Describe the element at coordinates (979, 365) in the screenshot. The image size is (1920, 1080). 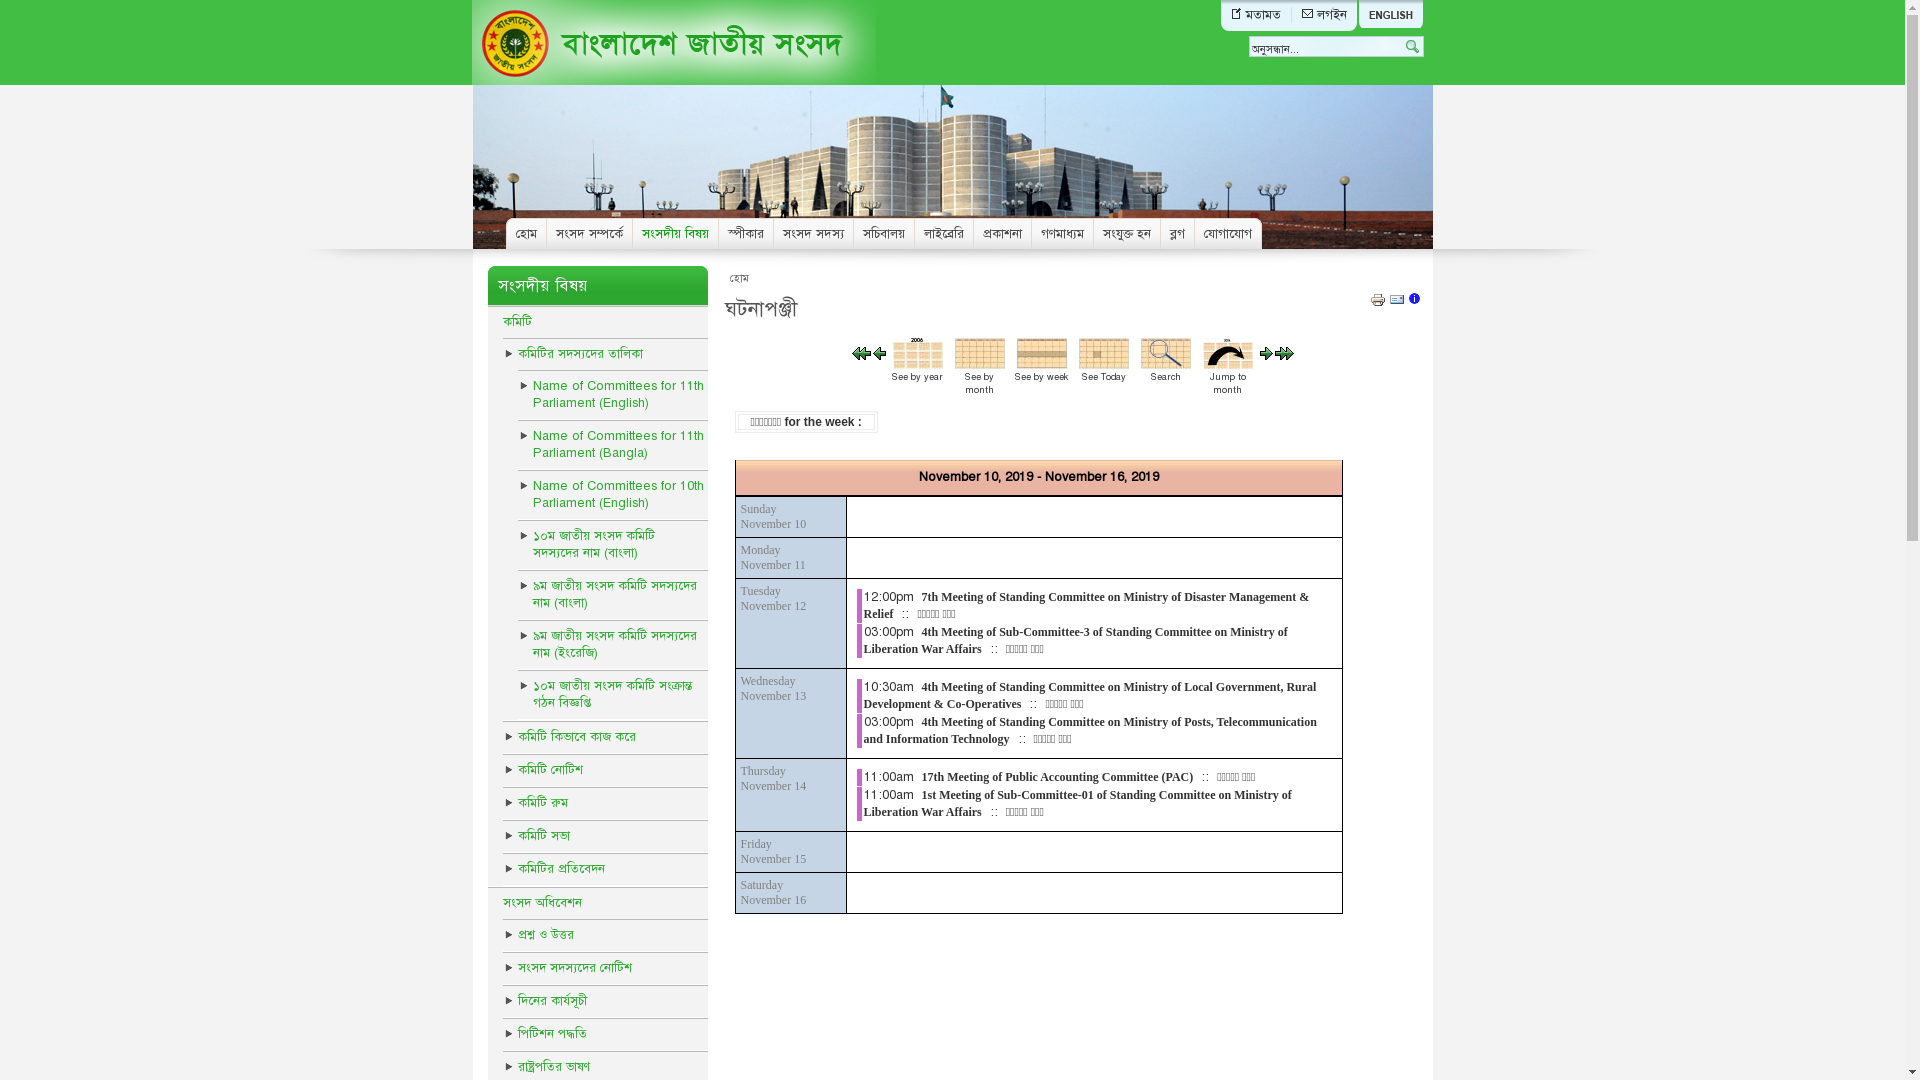
I see `'See by month'` at that location.